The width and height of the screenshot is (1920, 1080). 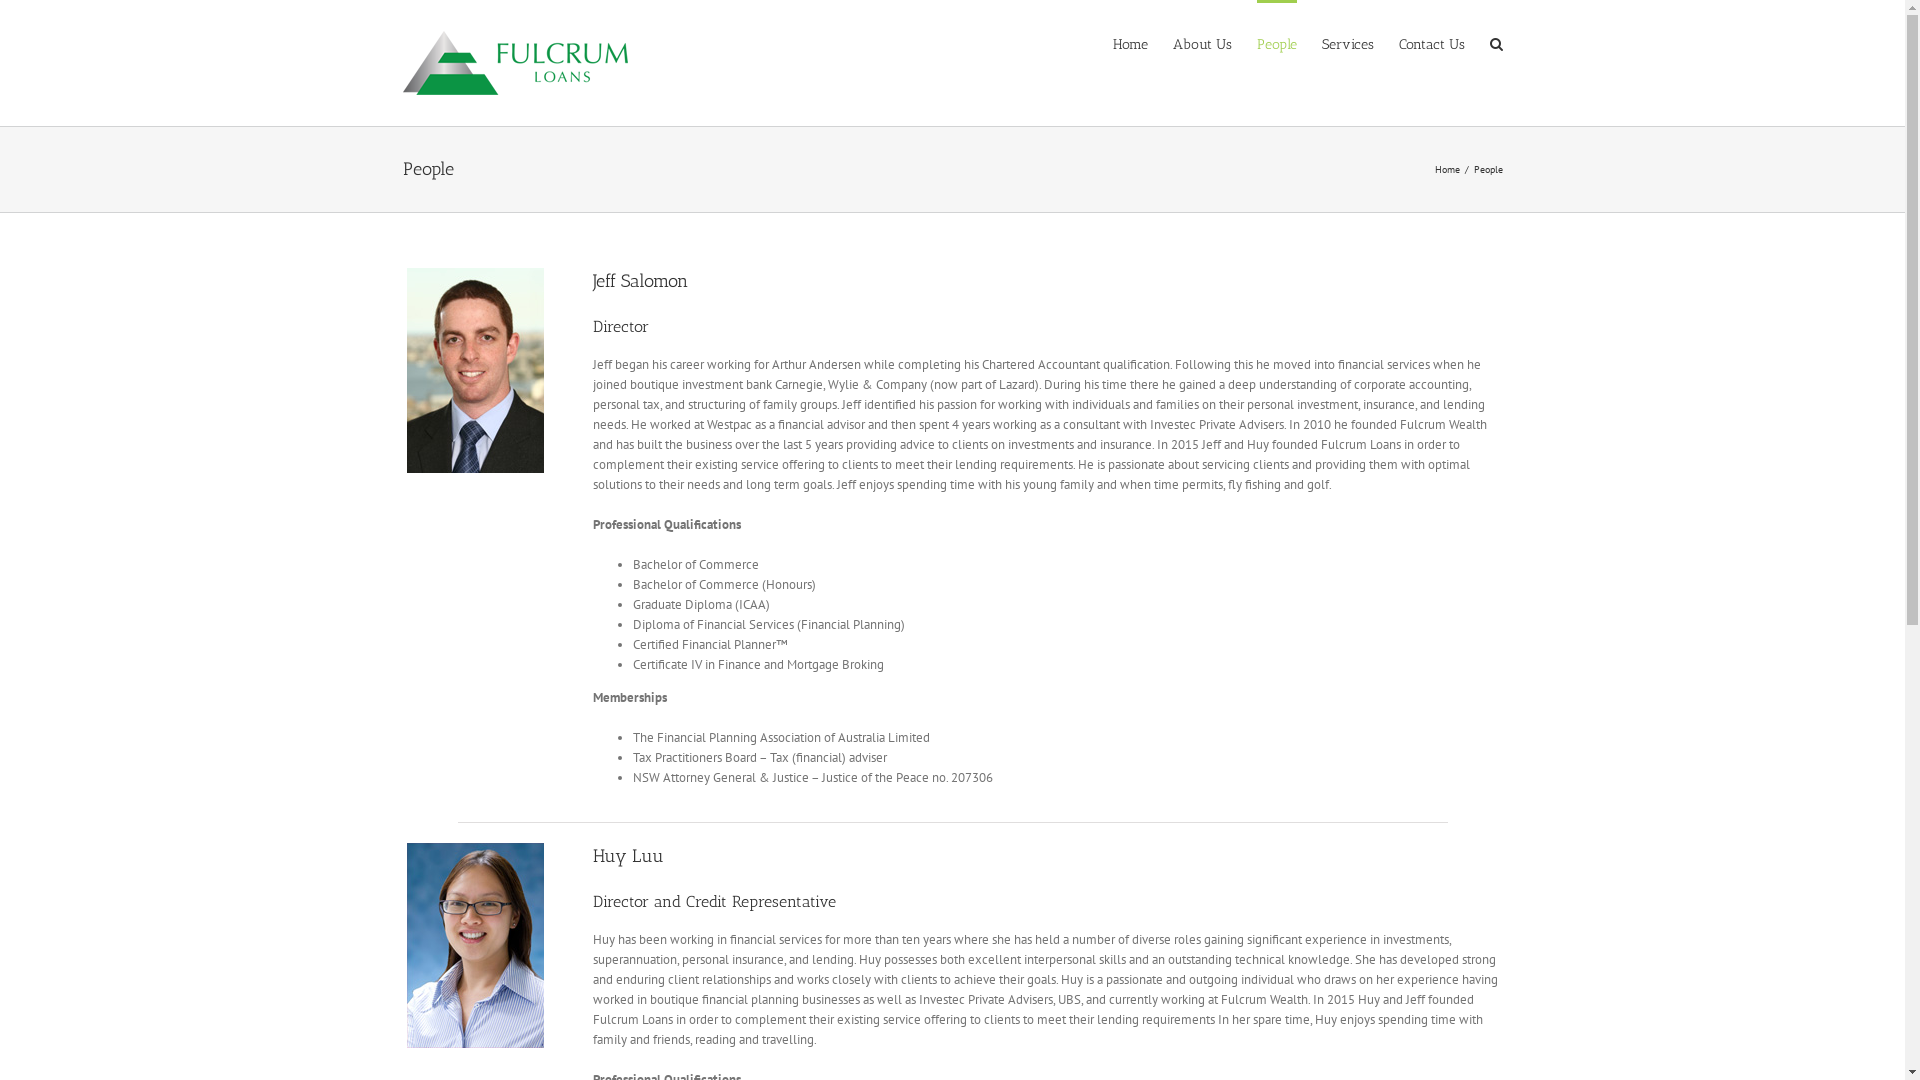 I want to click on 'Services', so click(x=1348, y=42).